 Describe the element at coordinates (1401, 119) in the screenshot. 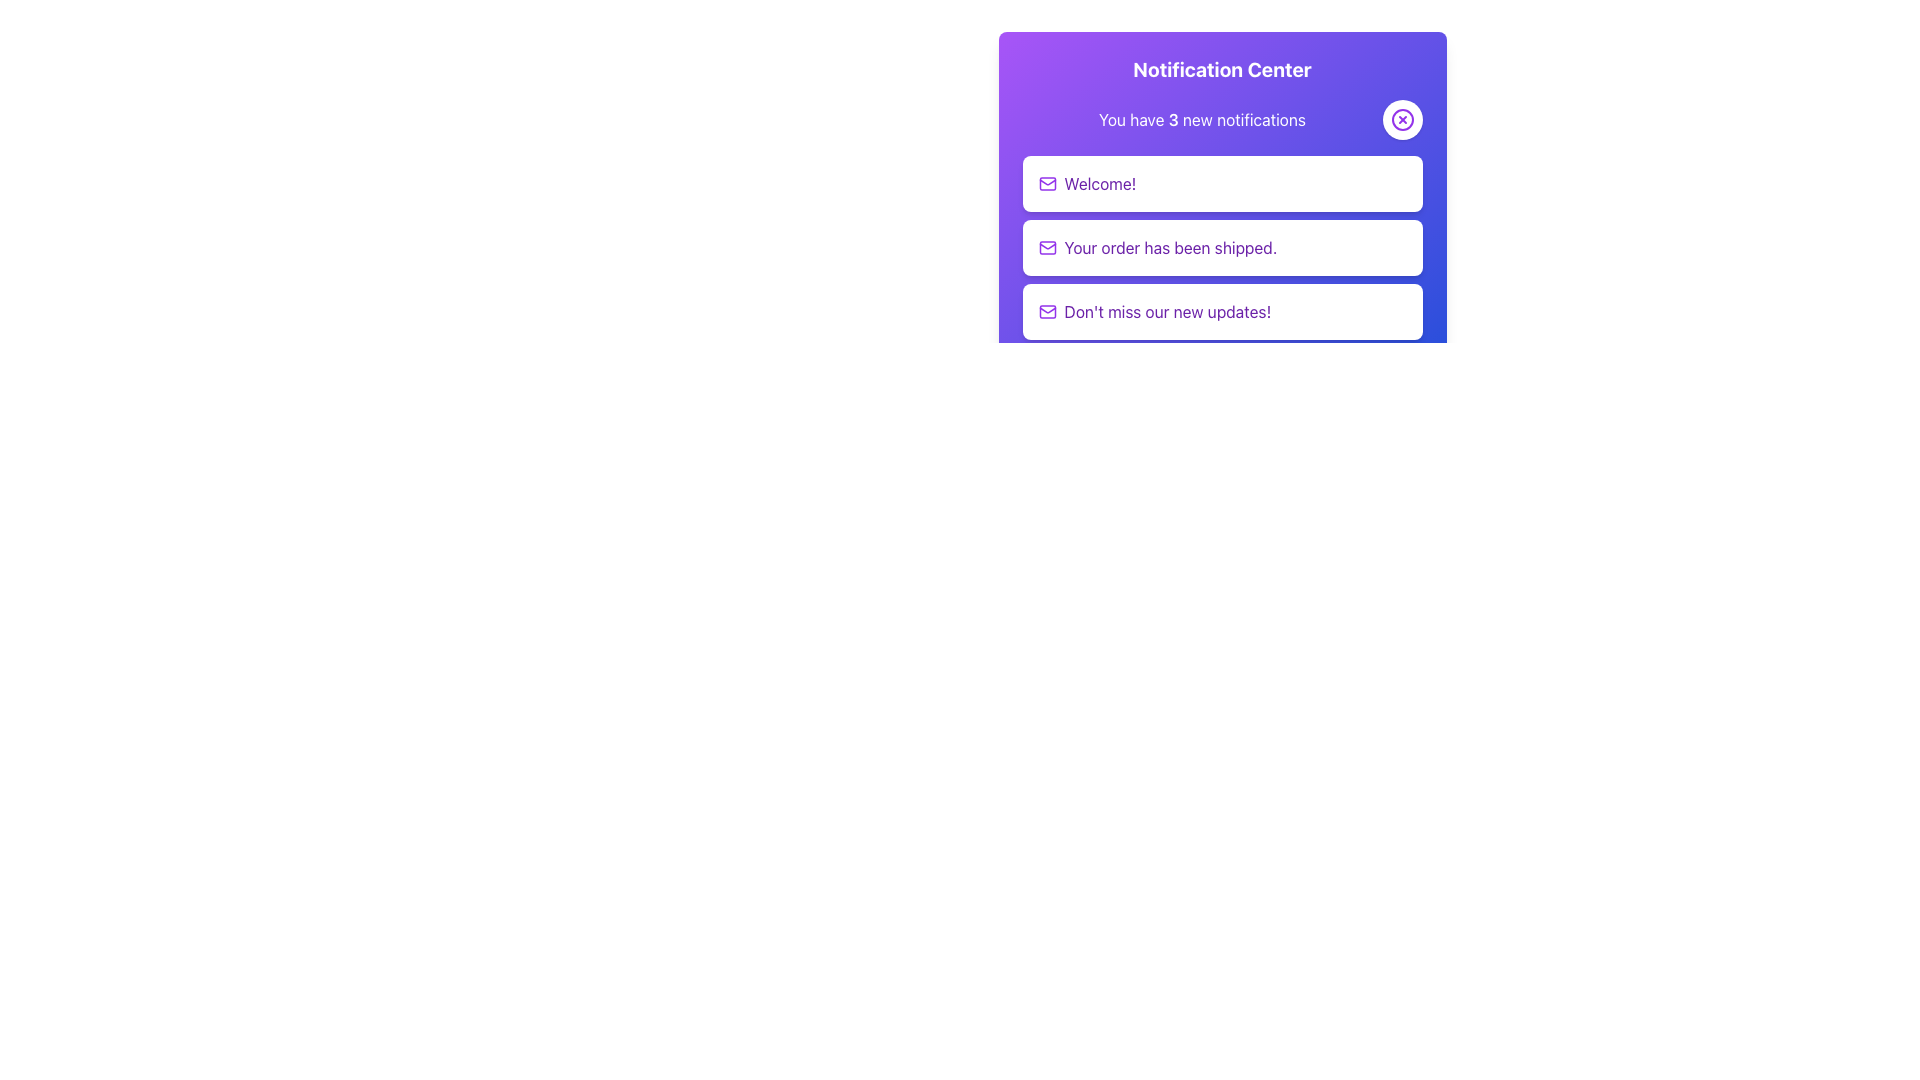

I see `the close button located` at that location.